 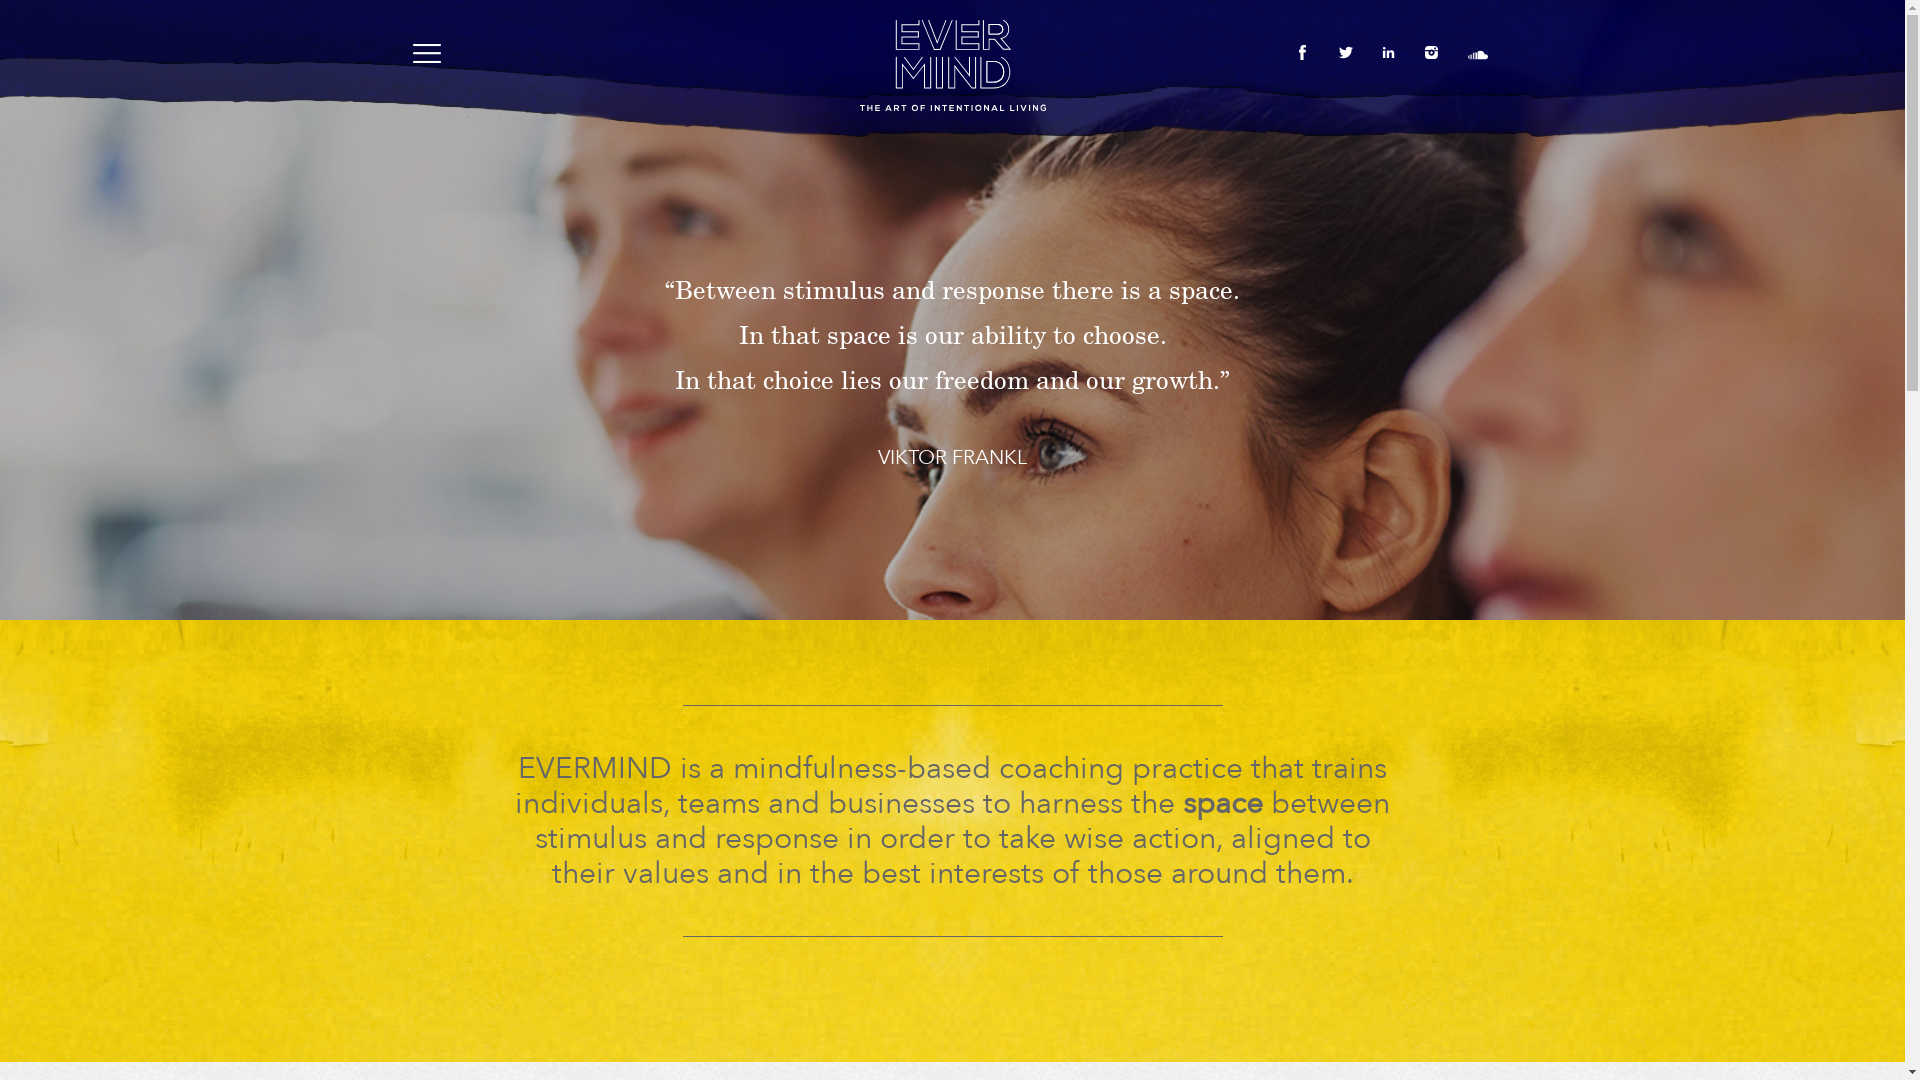 What do you see at coordinates (1350, 51) in the screenshot?
I see `'twitter'` at bounding box center [1350, 51].